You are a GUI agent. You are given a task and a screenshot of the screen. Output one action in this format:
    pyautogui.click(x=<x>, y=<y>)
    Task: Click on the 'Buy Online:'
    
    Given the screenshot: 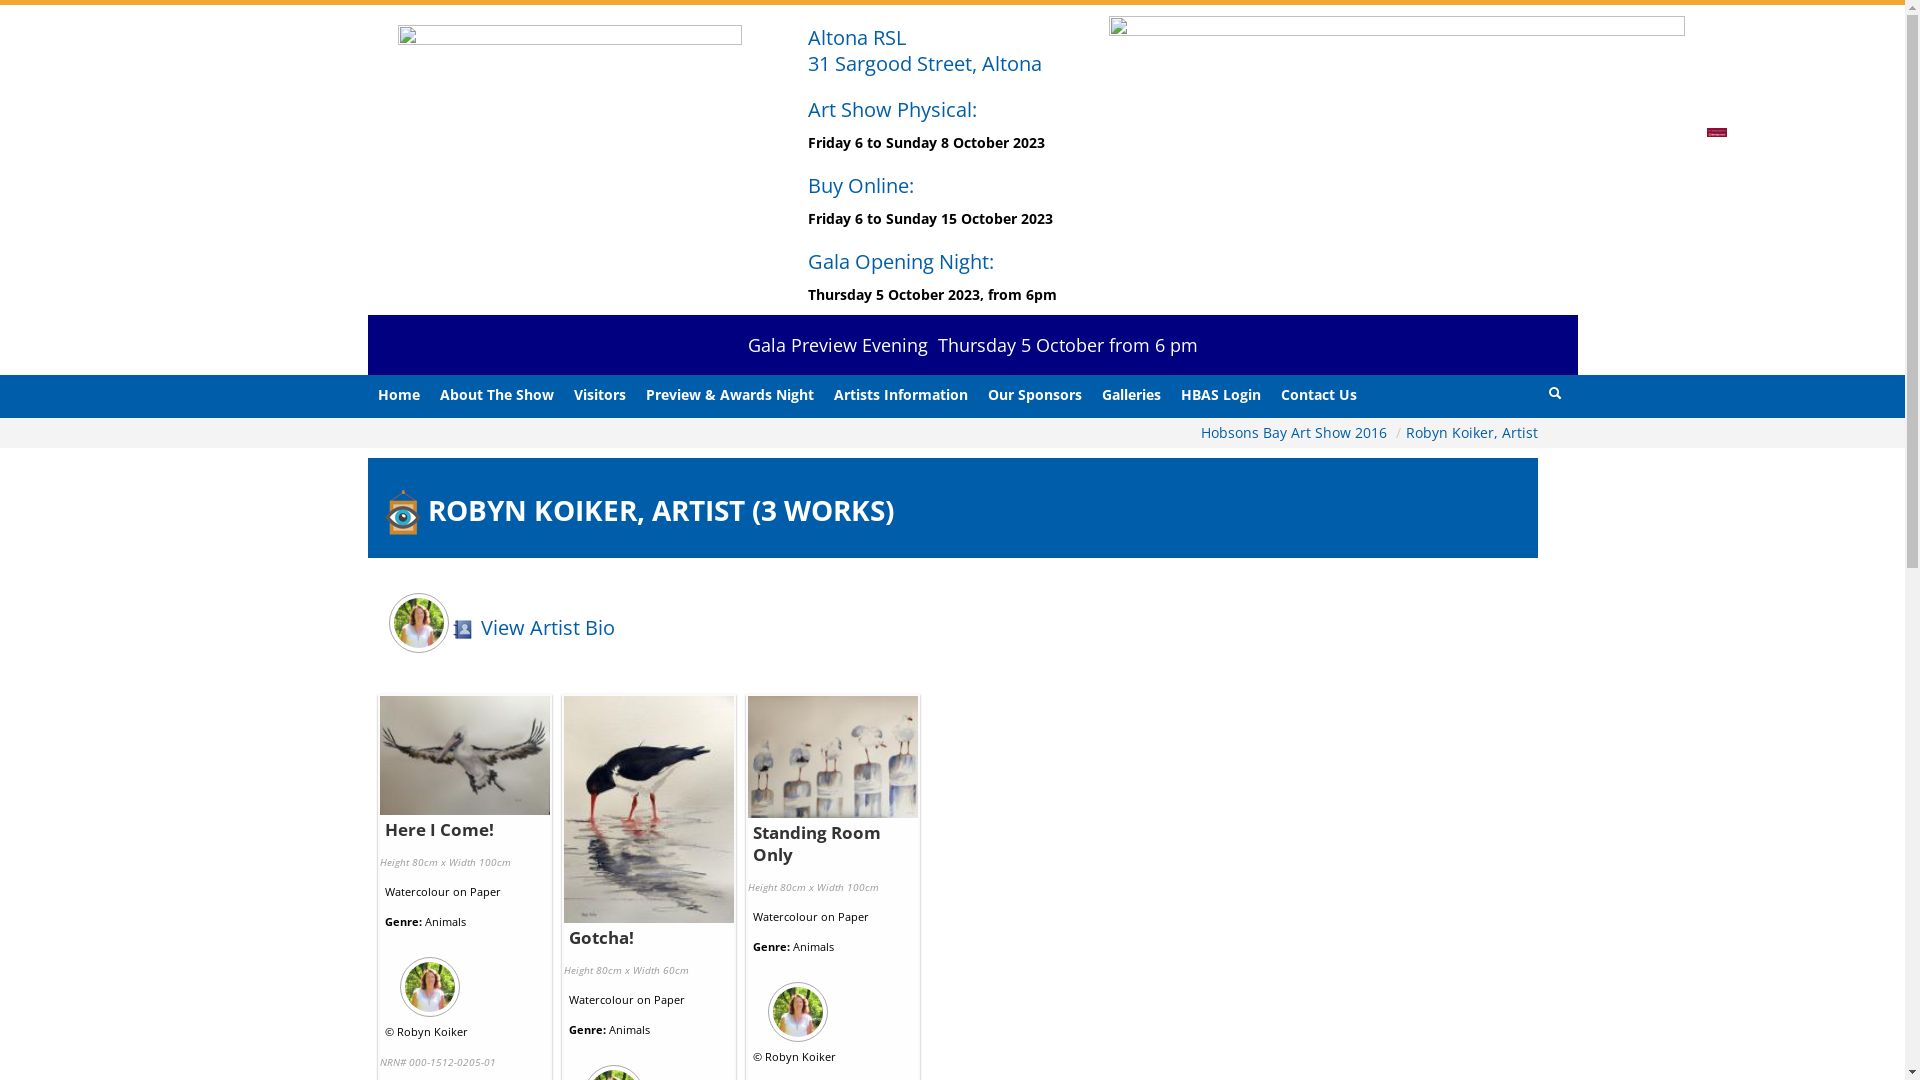 What is the action you would take?
    pyautogui.click(x=860, y=185)
    